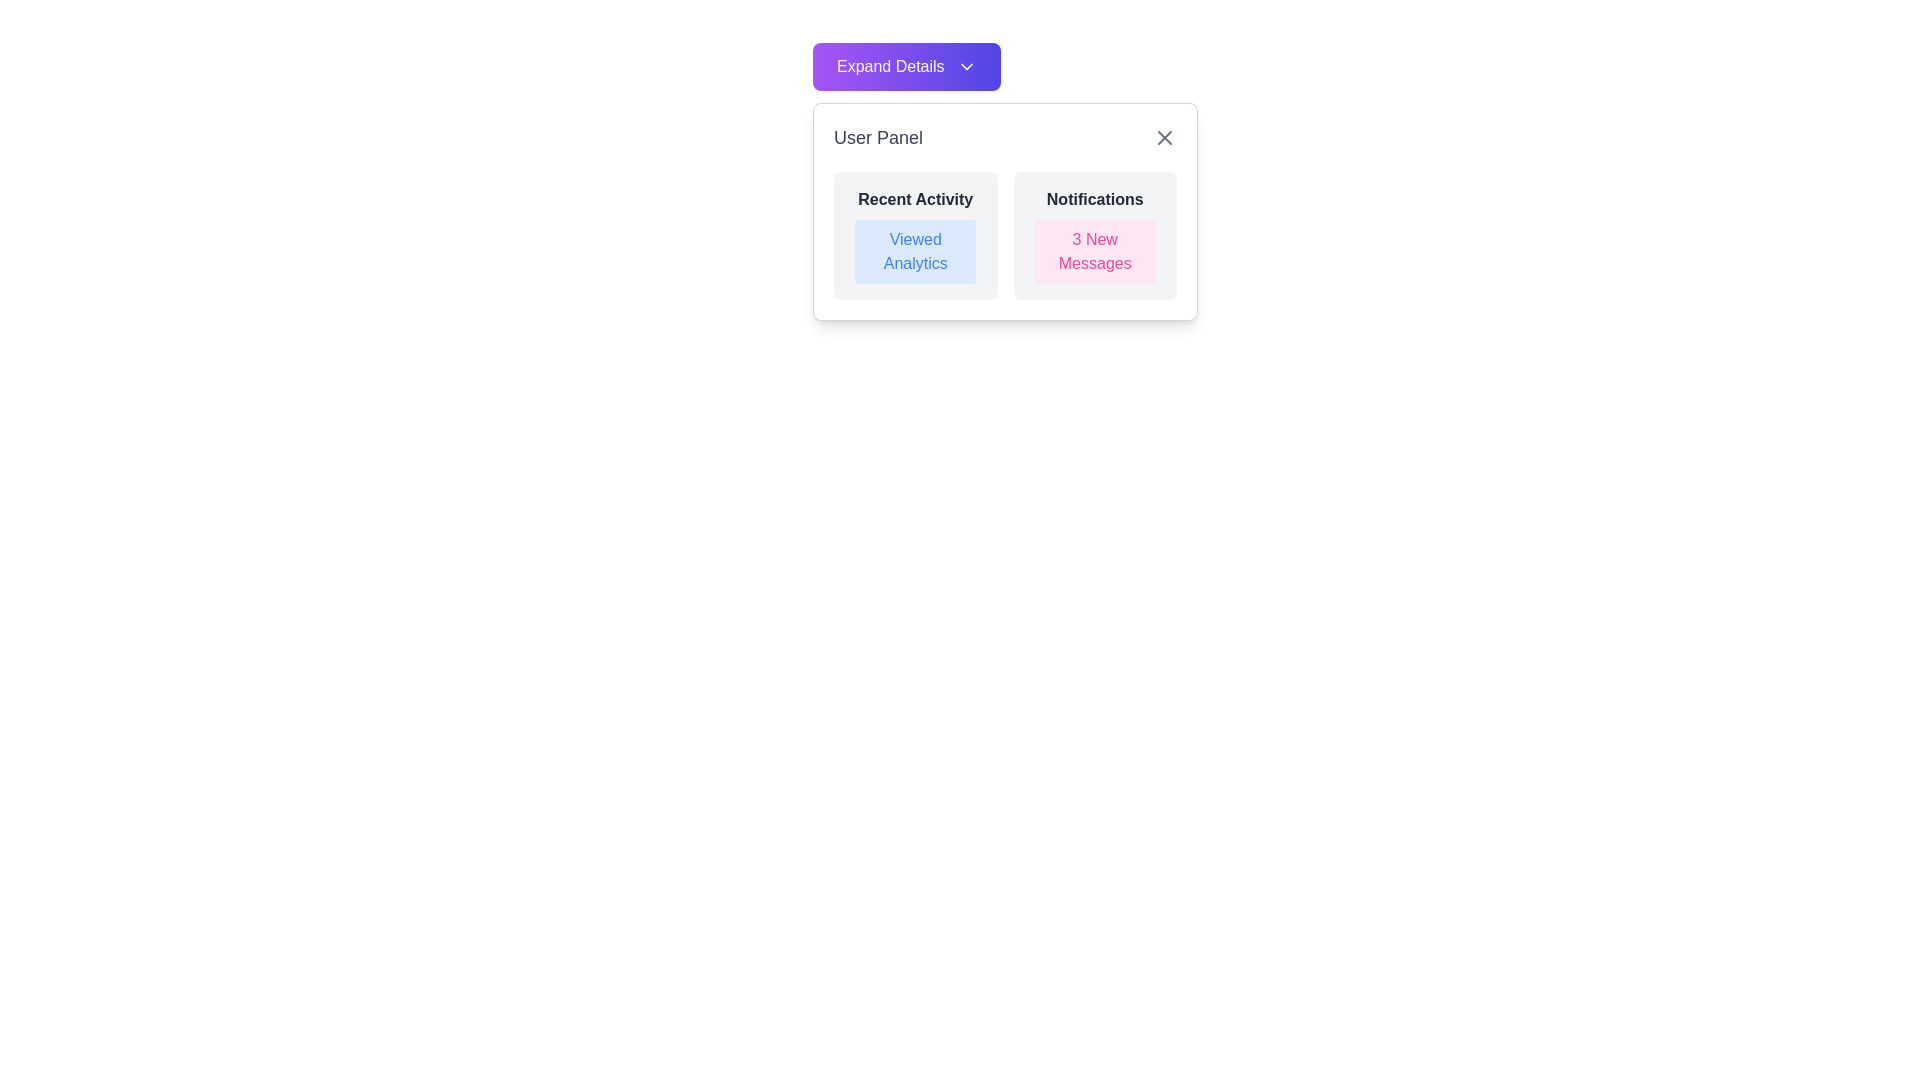 The width and height of the screenshot is (1920, 1080). Describe the element at coordinates (966, 65) in the screenshot. I see `the downward facing chevron icon within the 'Expand Details' button, which indicates a clickable dropdown function` at that location.